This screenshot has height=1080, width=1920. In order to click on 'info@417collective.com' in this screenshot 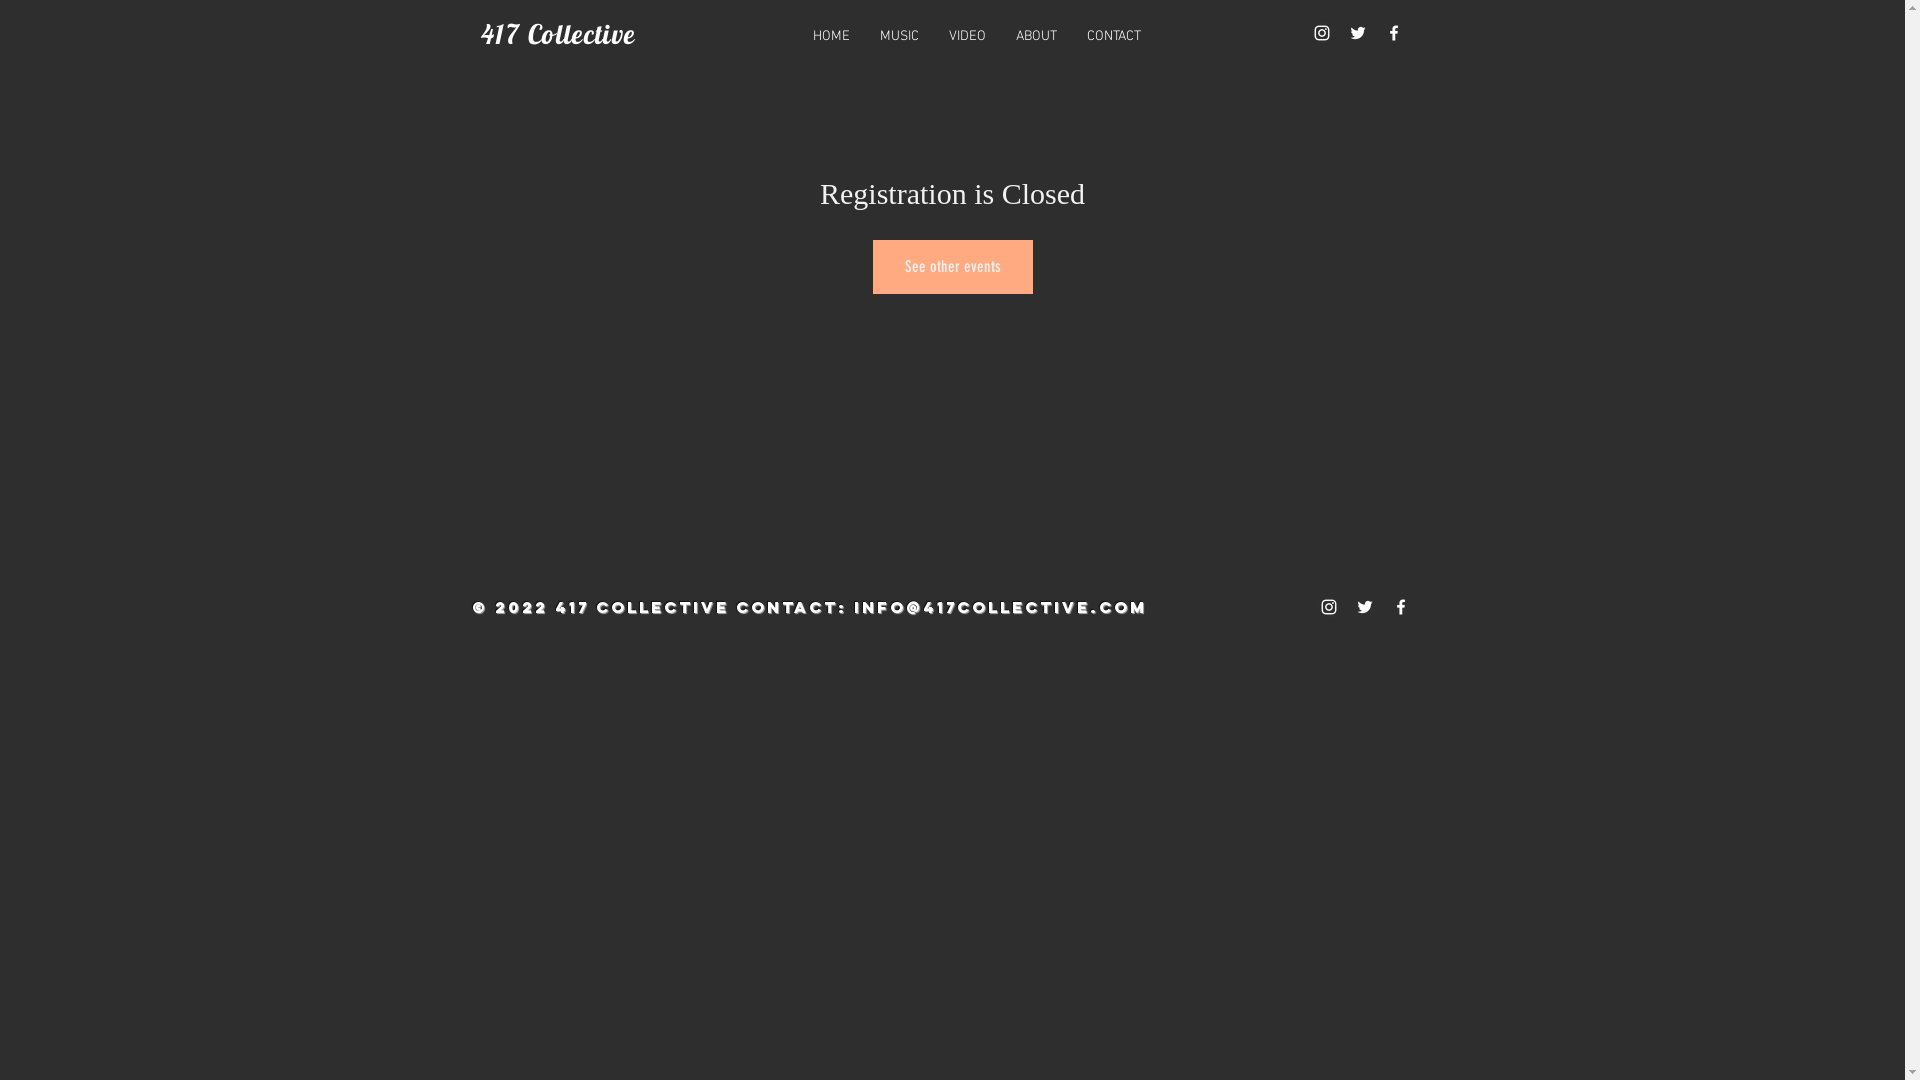, I will do `click(1000, 605)`.